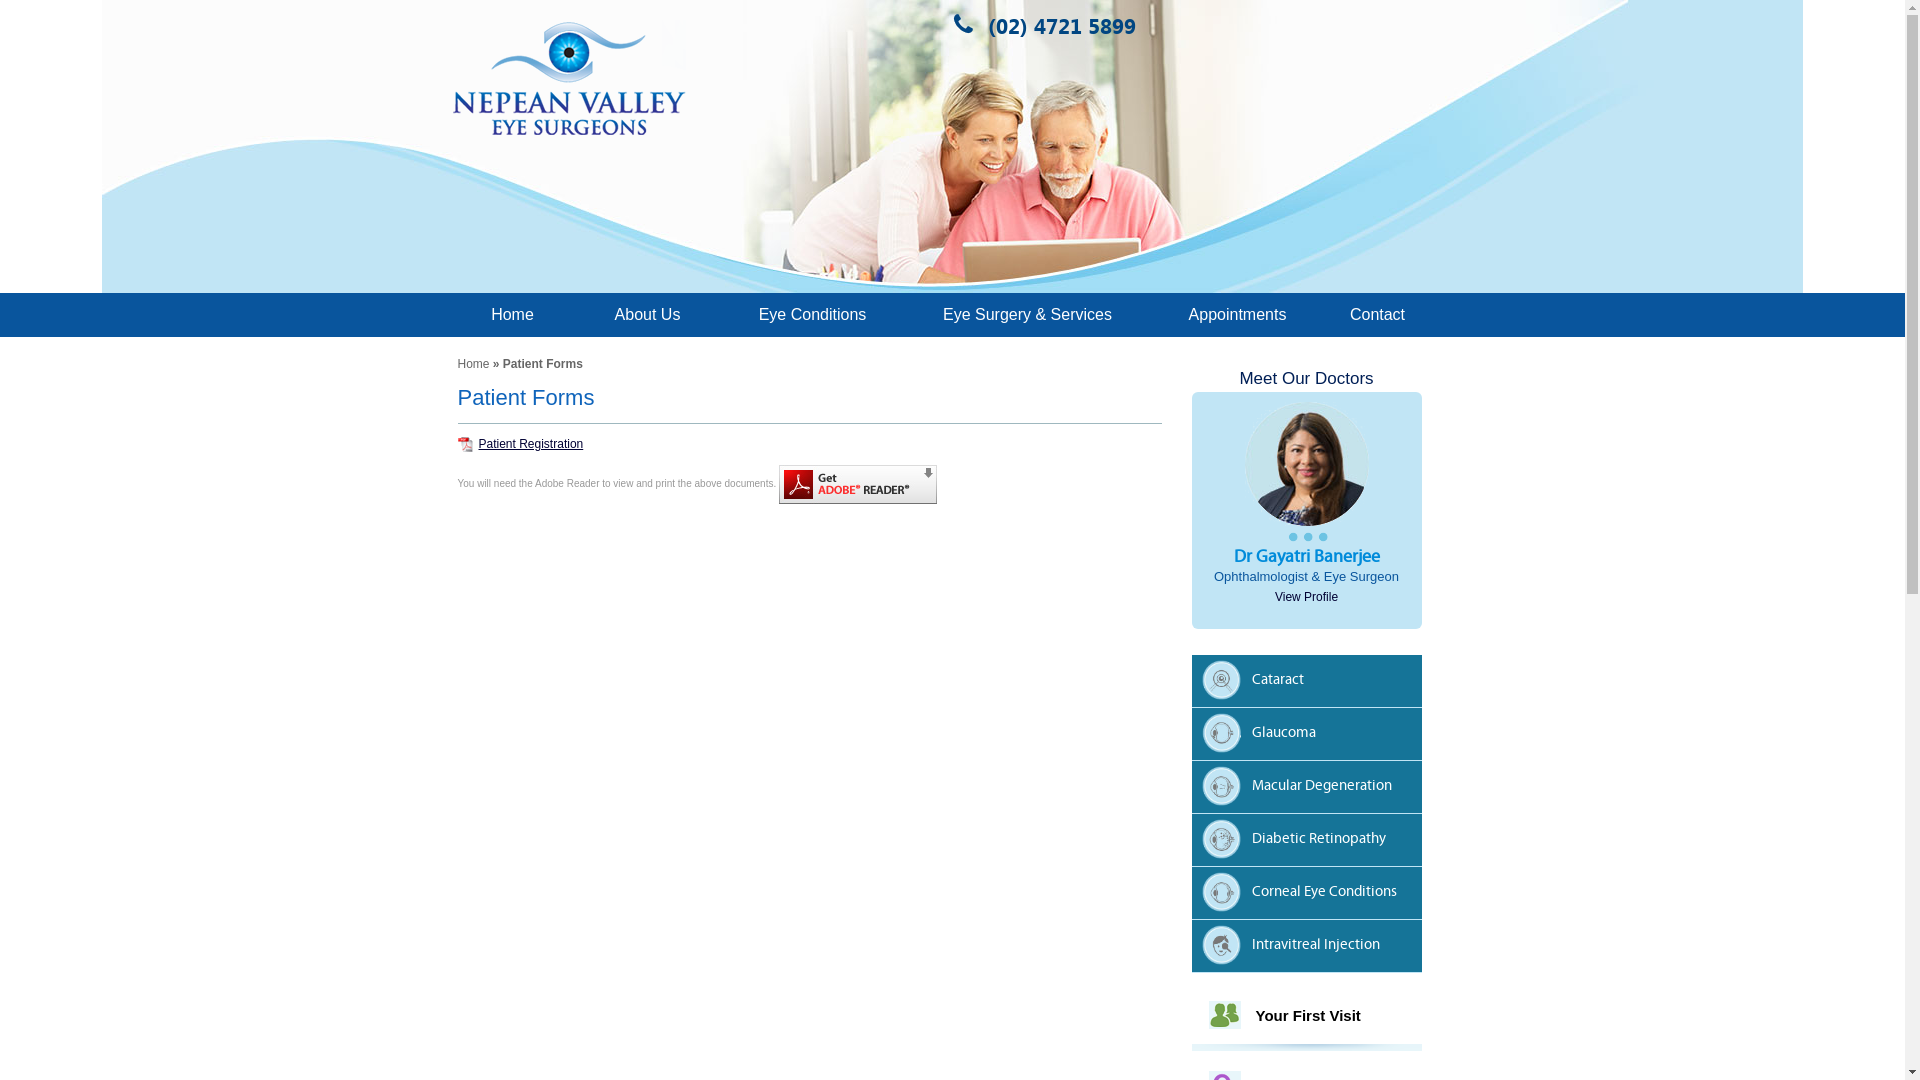 Image resolution: width=1920 pixels, height=1080 pixels. What do you see at coordinates (1305, 378) in the screenshot?
I see `'Meet Our Doctors'` at bounding box center [1305, 378].